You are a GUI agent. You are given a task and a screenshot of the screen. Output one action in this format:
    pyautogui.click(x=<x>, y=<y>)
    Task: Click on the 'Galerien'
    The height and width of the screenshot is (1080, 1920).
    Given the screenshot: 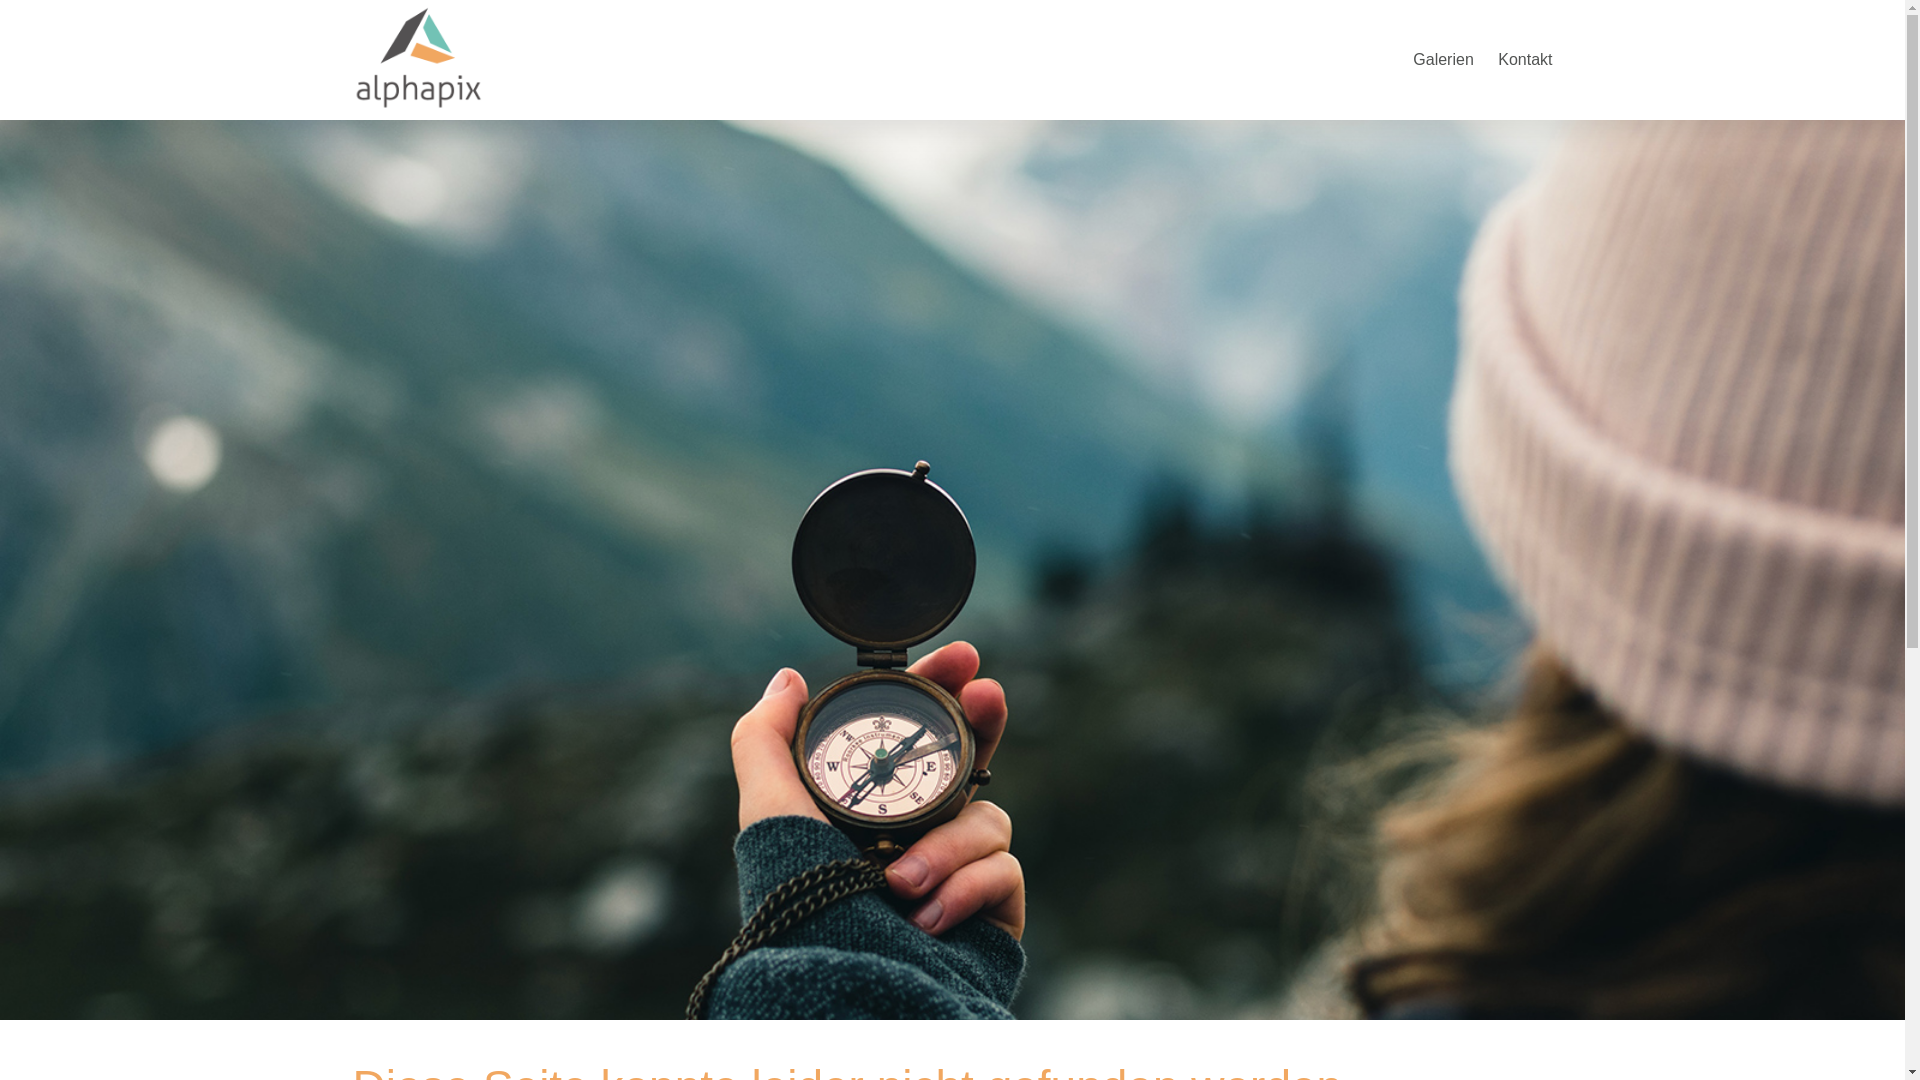 What is the action you would take?
    pyautogui.click(x=1443, y=58)
    